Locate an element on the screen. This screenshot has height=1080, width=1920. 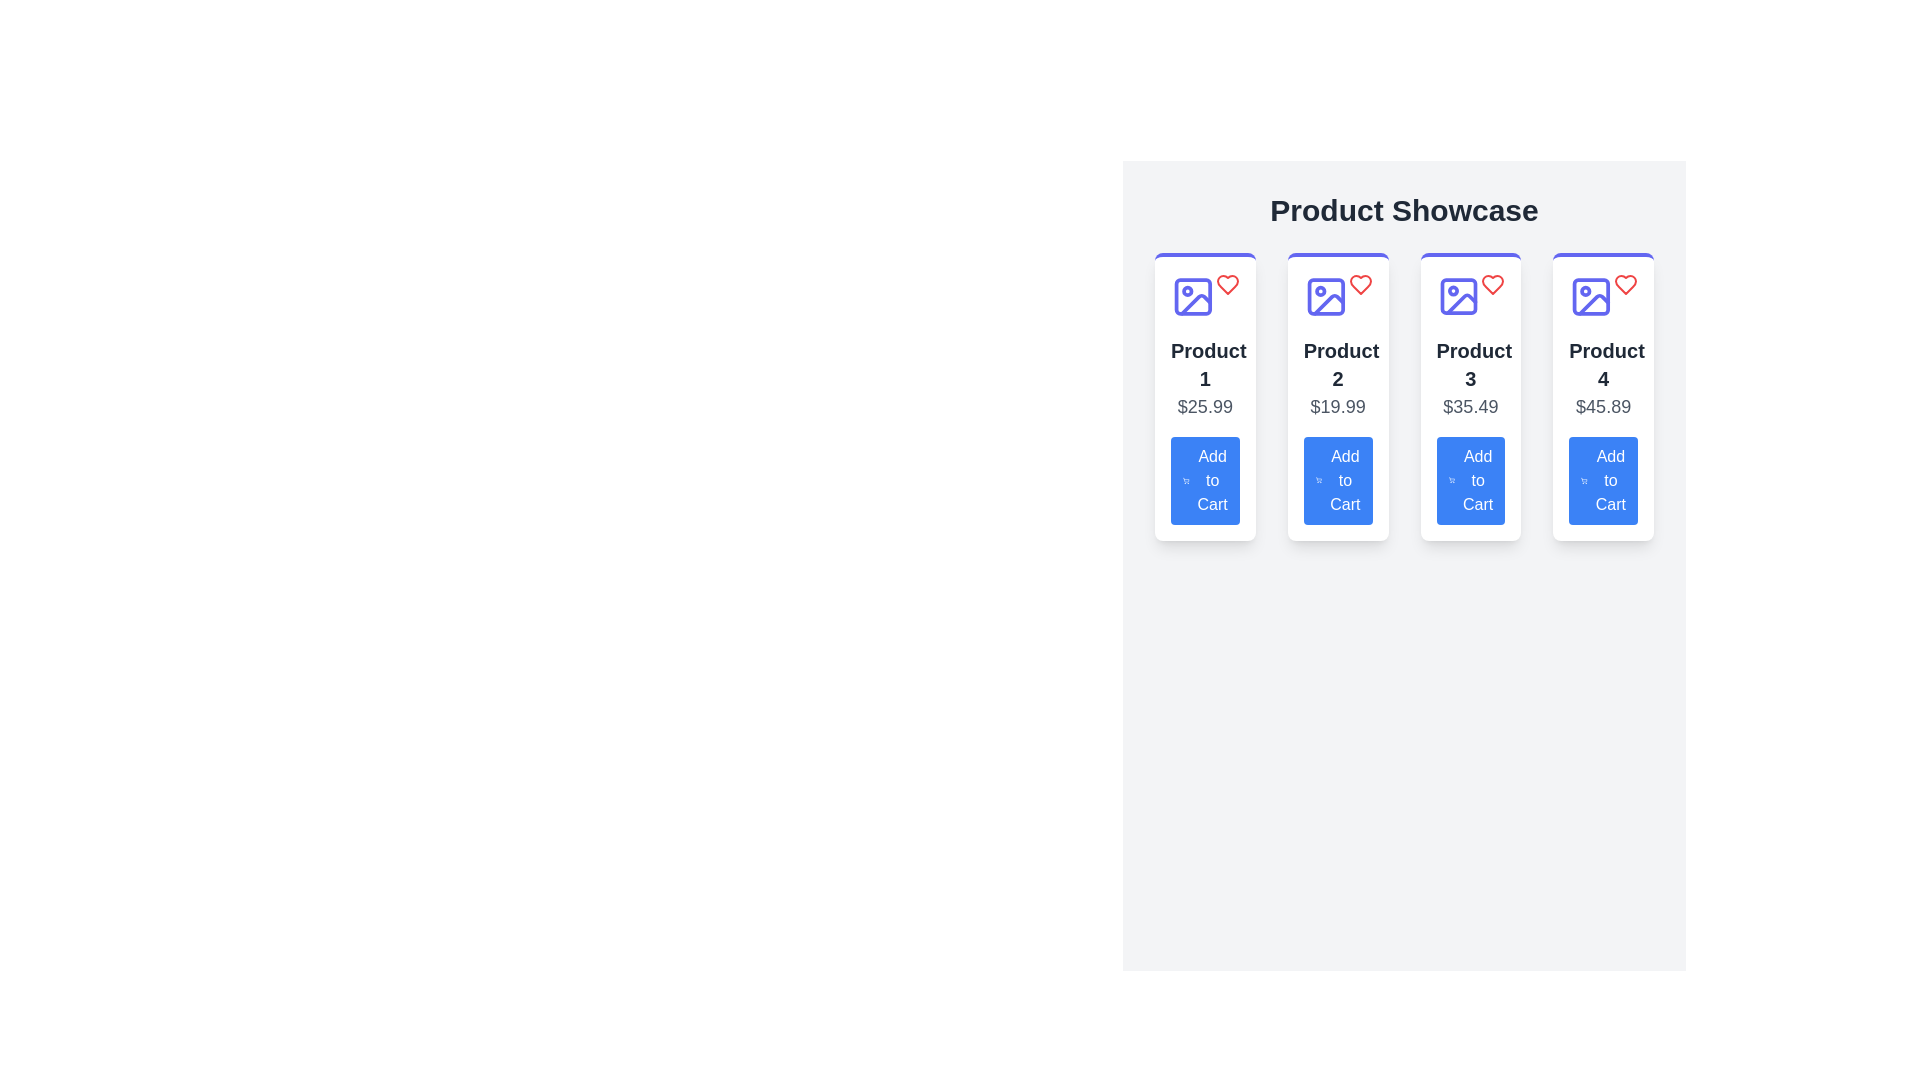
the static text label at the top of the product showcase section is located at coordinates (1403, 211).